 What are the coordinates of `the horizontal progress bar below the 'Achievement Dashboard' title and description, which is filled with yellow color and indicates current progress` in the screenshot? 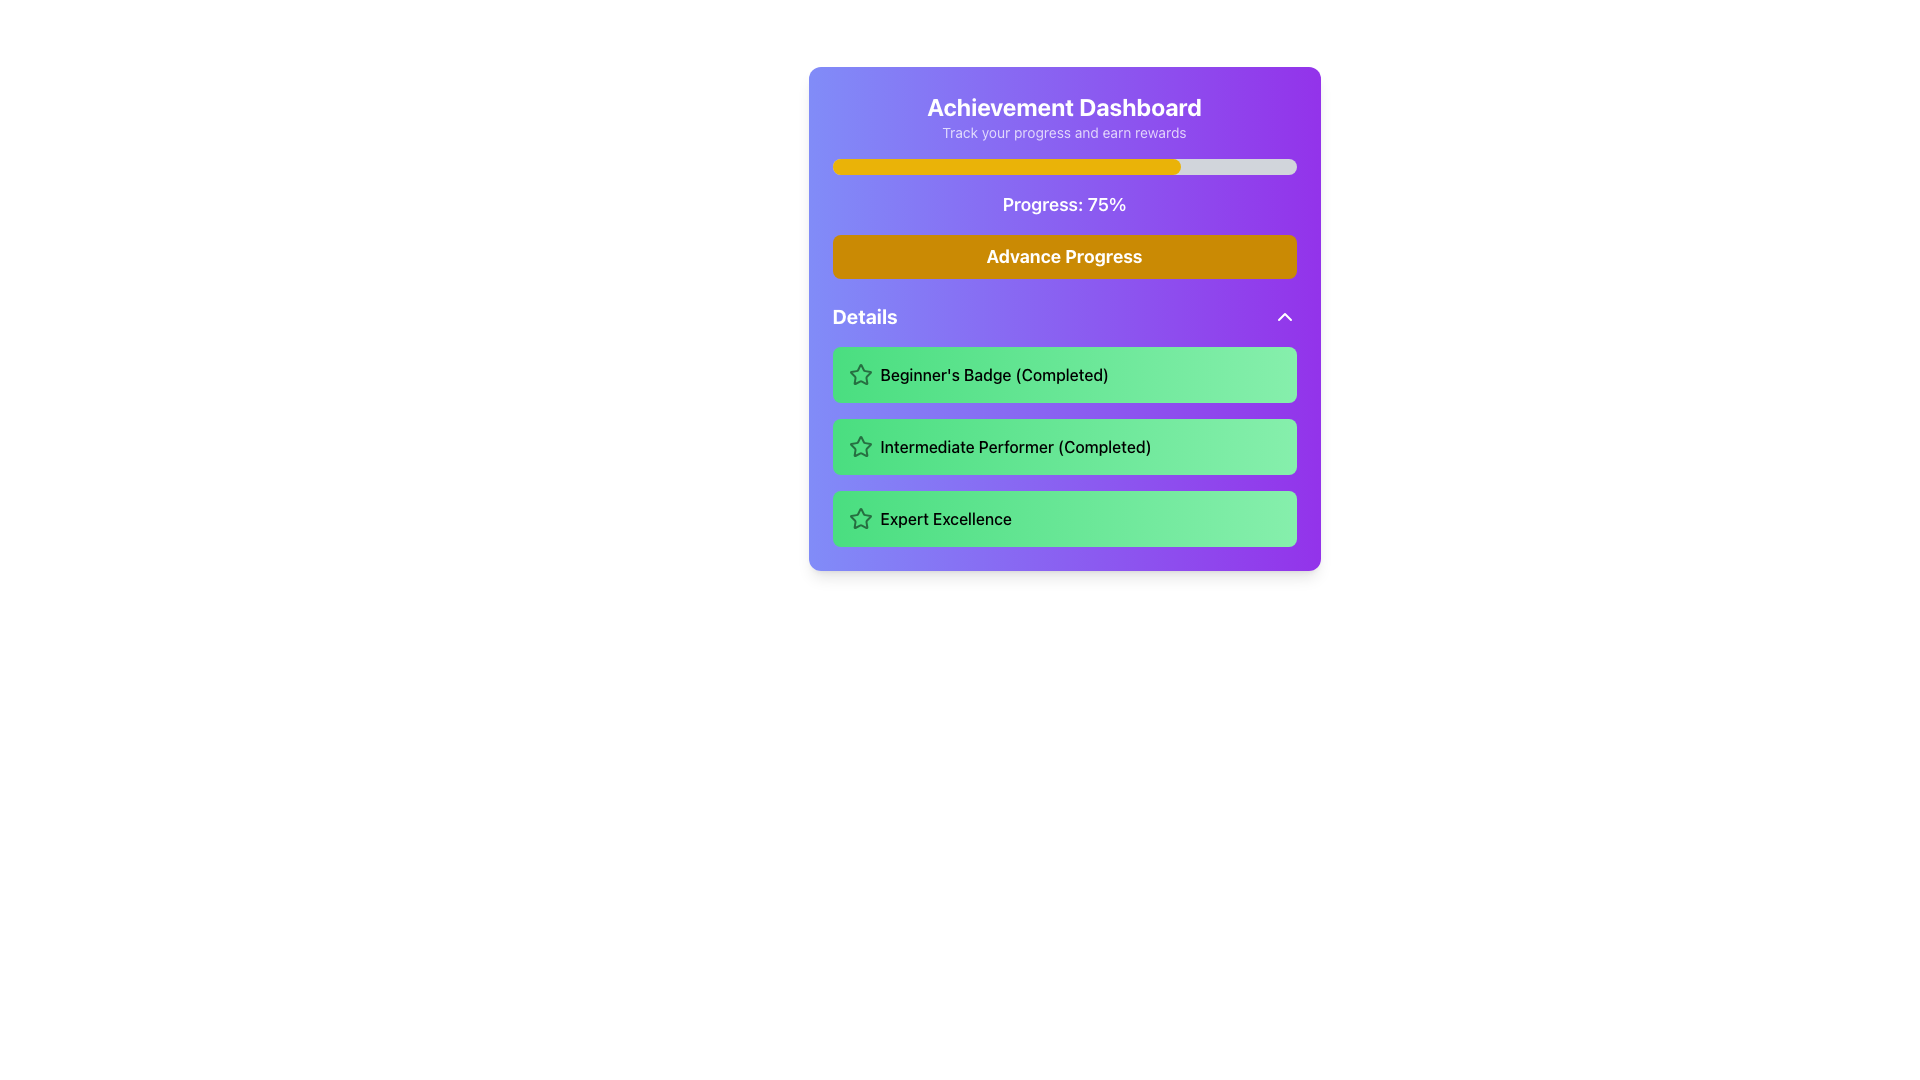 It's located at (1063, 165).